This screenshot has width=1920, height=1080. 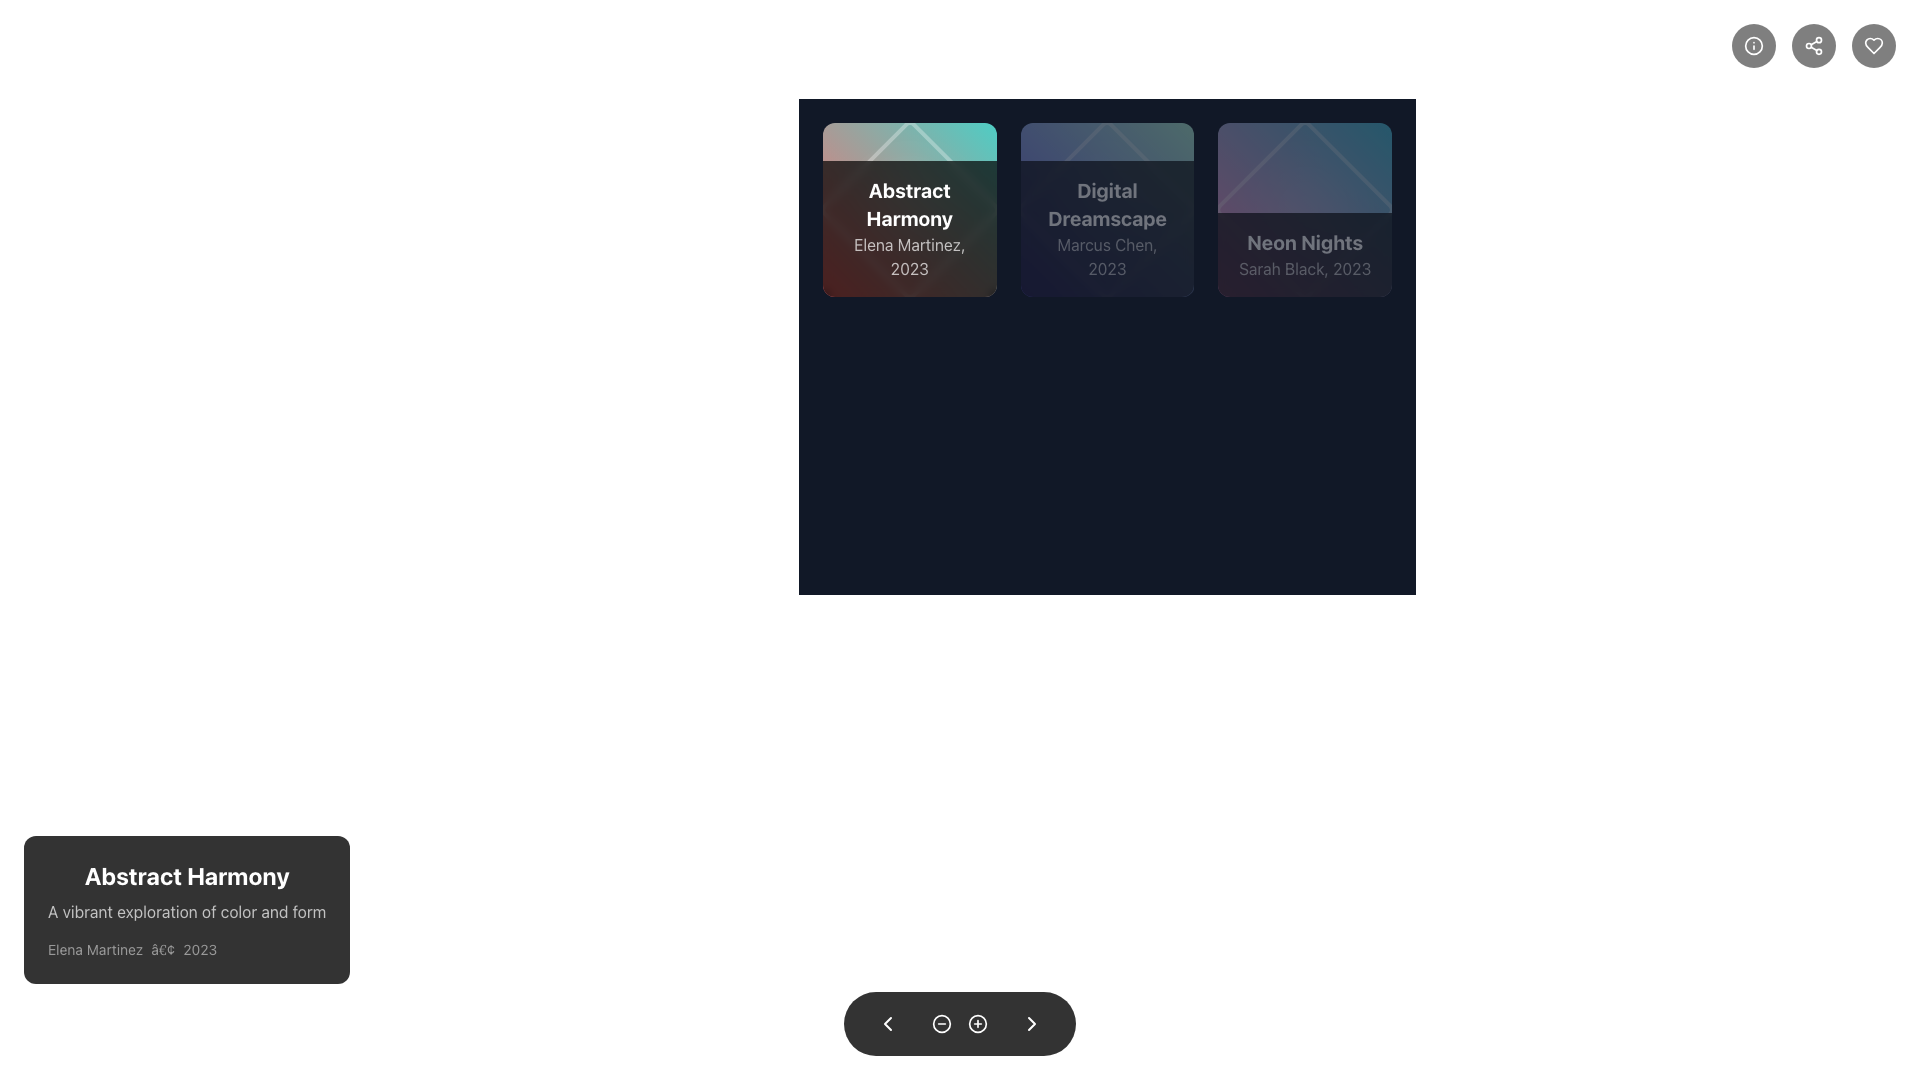 What do you see at coordinates (908, 209) in the screenshot?
I see `the decorative frame or border, which is a square-shaped UI component with a white semi-transparent border and rounded edges, centered behind the circular element` at bounding box center [908, 209].